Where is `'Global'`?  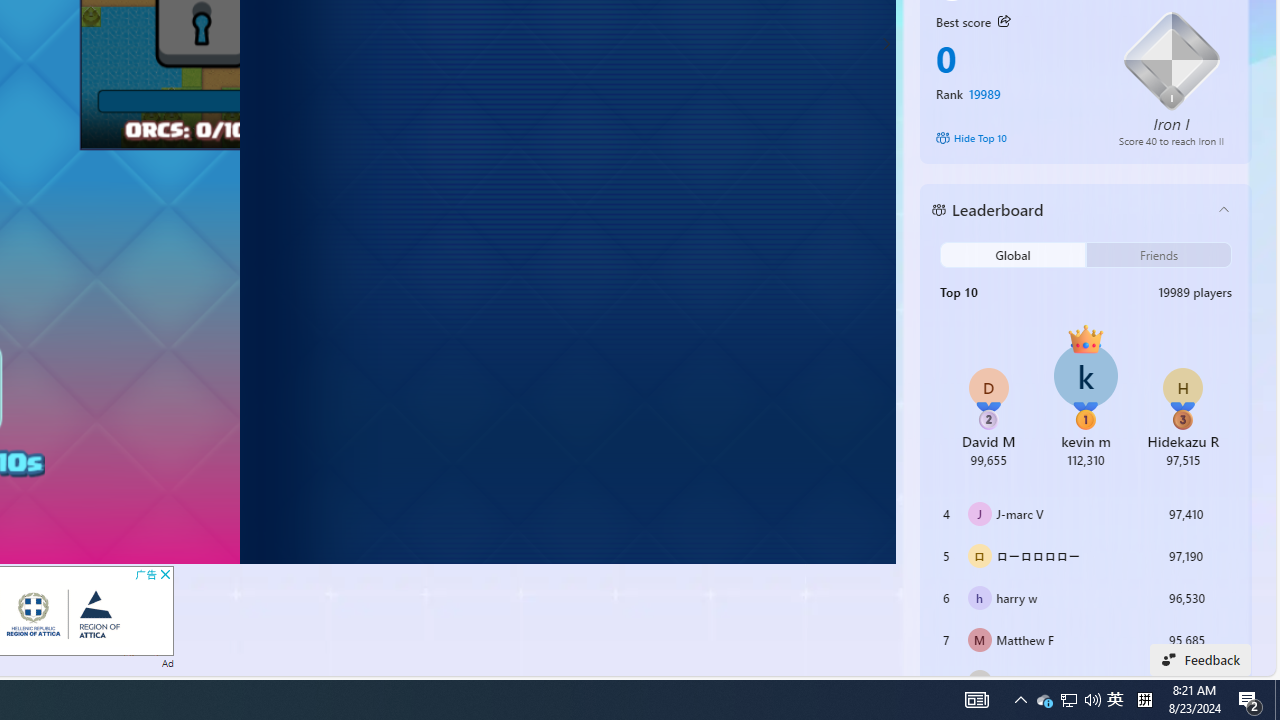
'Global' is located at coordinates (1013, 254).